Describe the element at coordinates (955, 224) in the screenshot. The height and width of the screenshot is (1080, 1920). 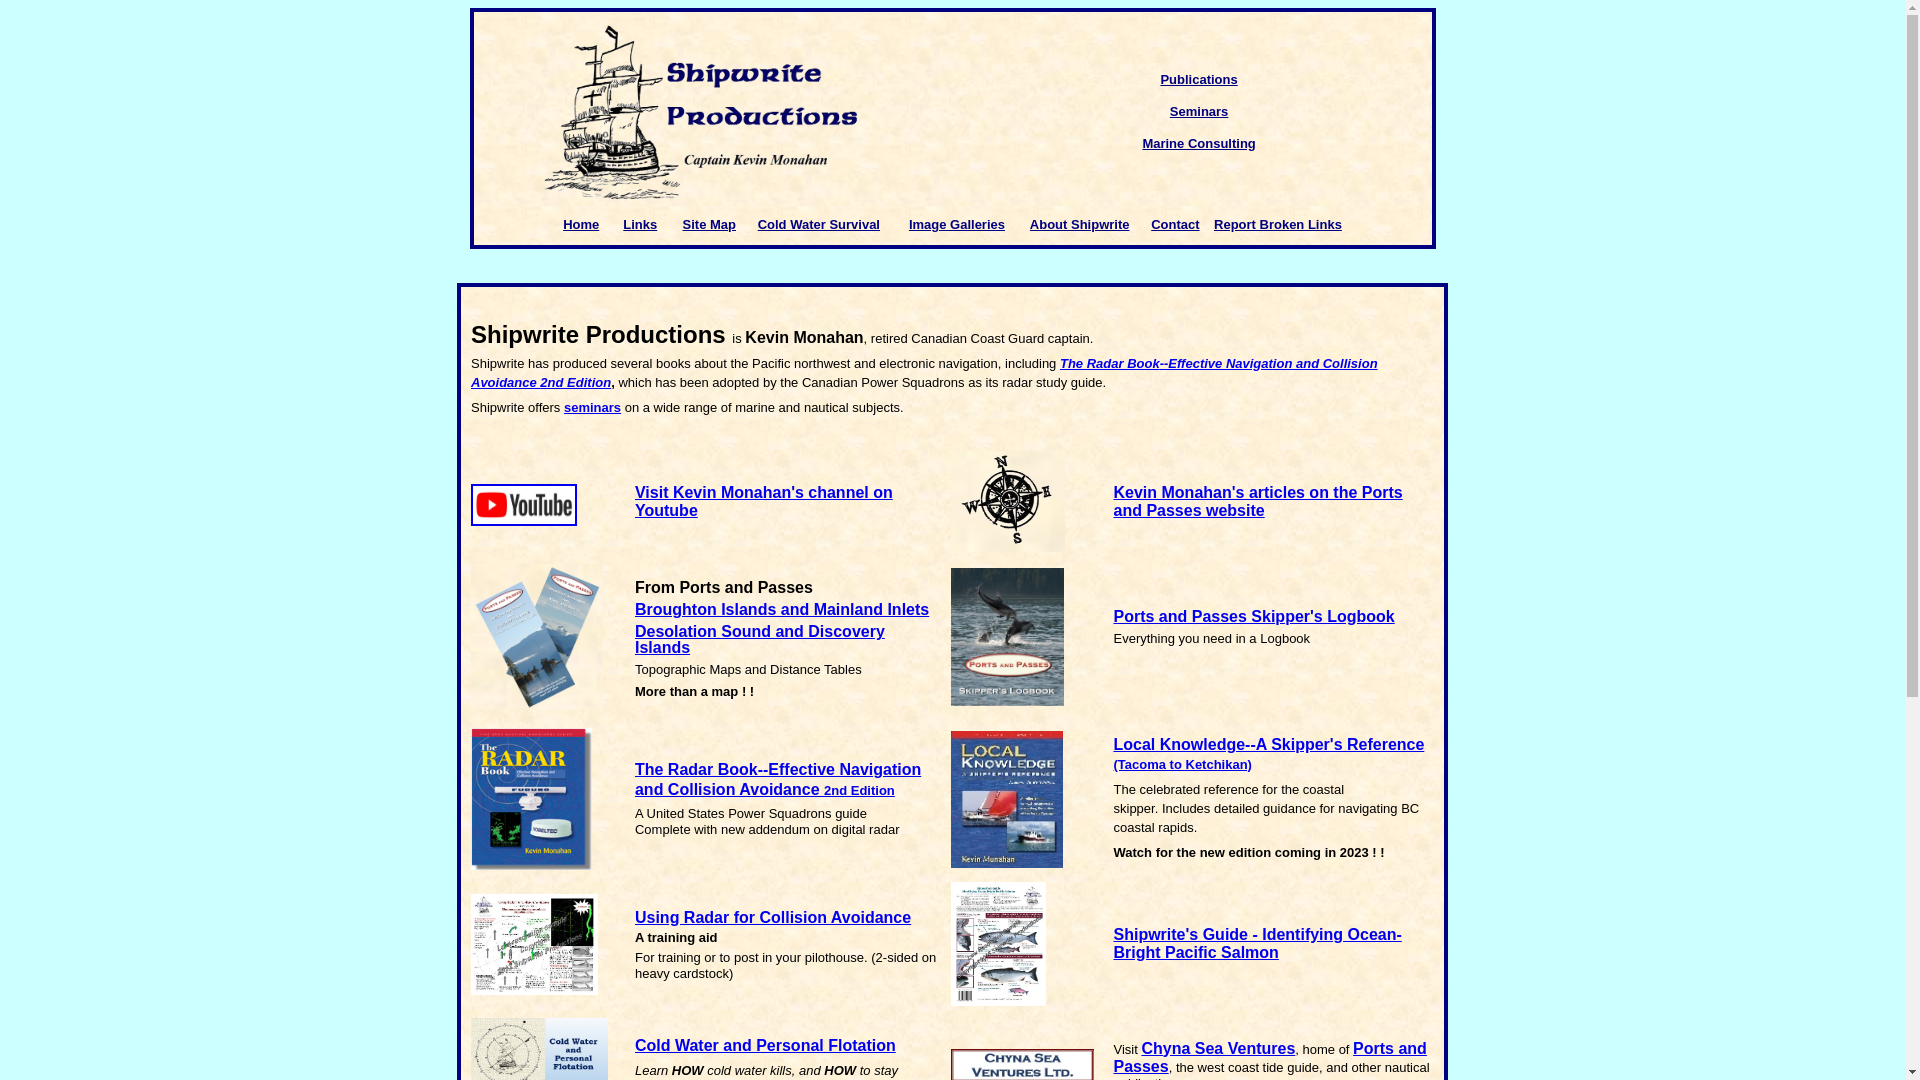
I see `'Image Galleries'` at that location.